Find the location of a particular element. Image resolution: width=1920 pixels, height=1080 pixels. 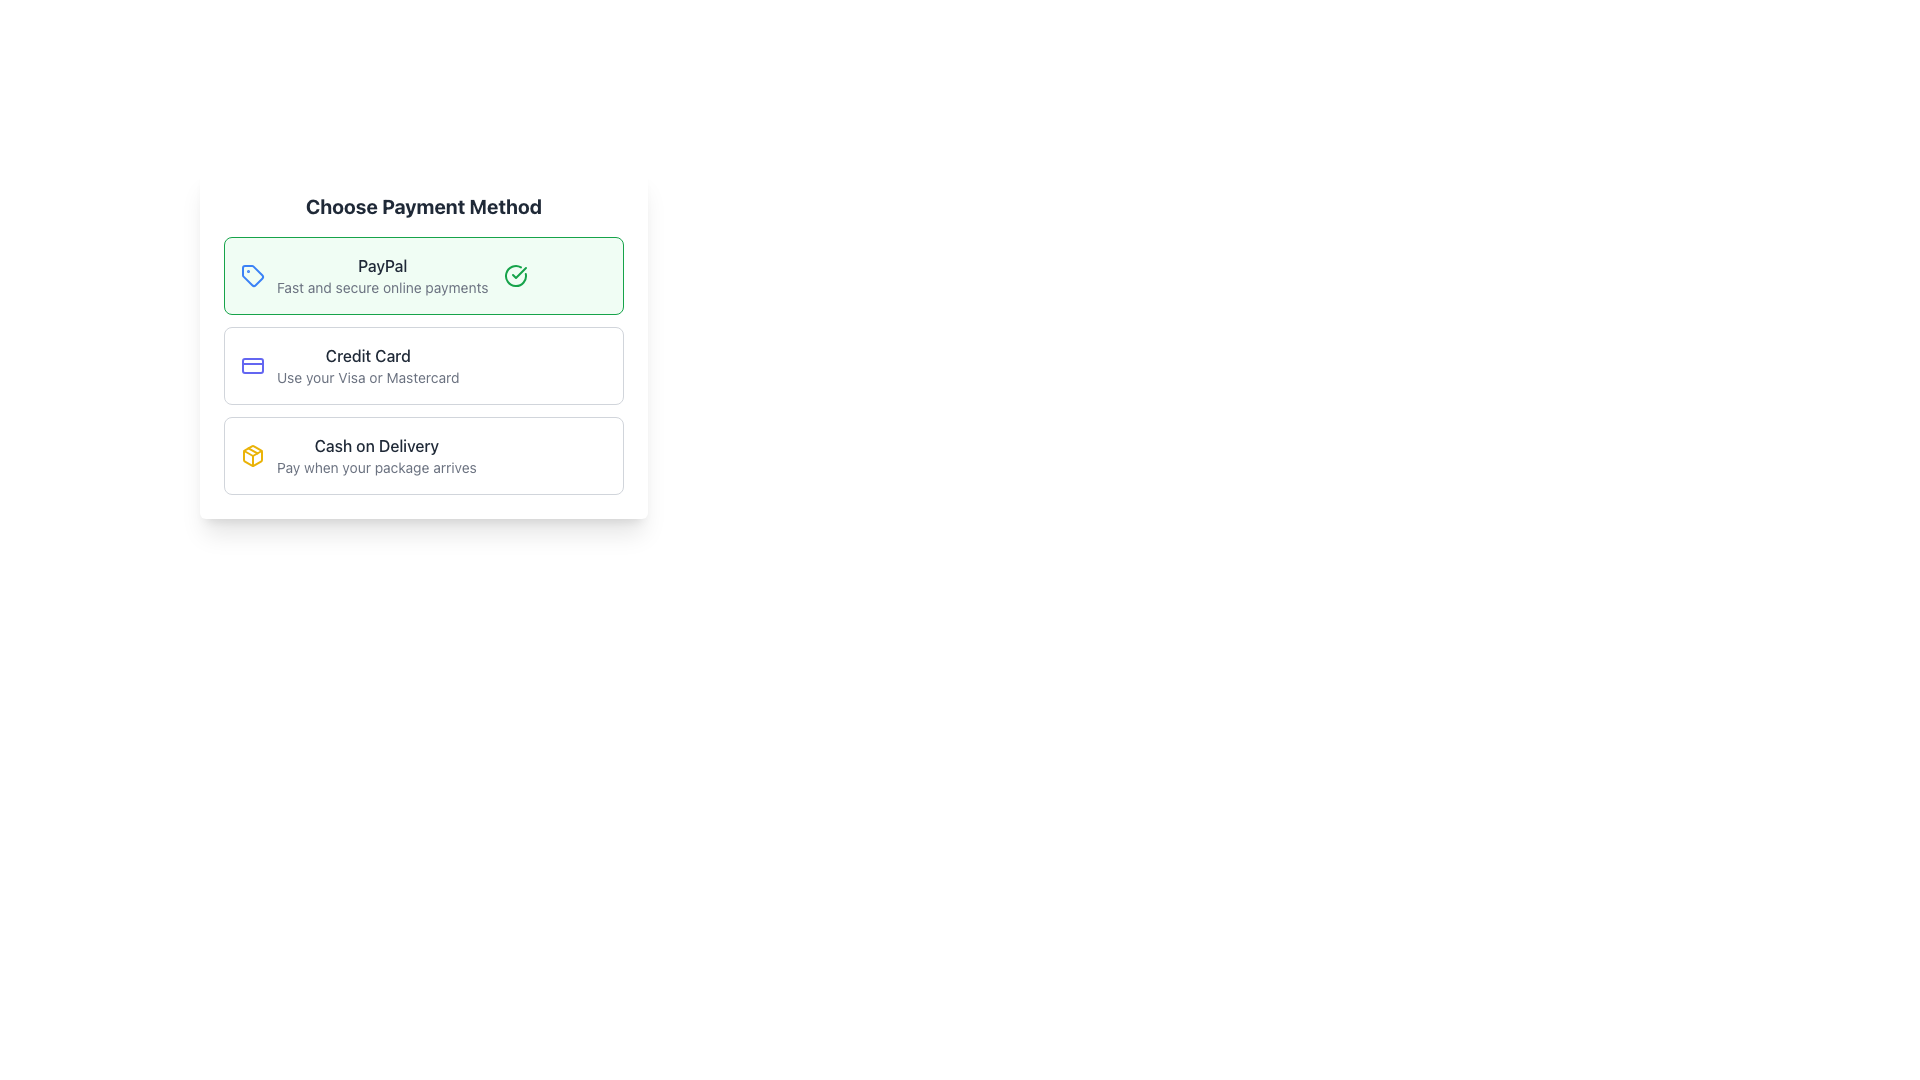

the first selection option for PayPal under the 'Choose Payment Method' heading to choose PayPal as the payment method is located at coordinates (422, 276).